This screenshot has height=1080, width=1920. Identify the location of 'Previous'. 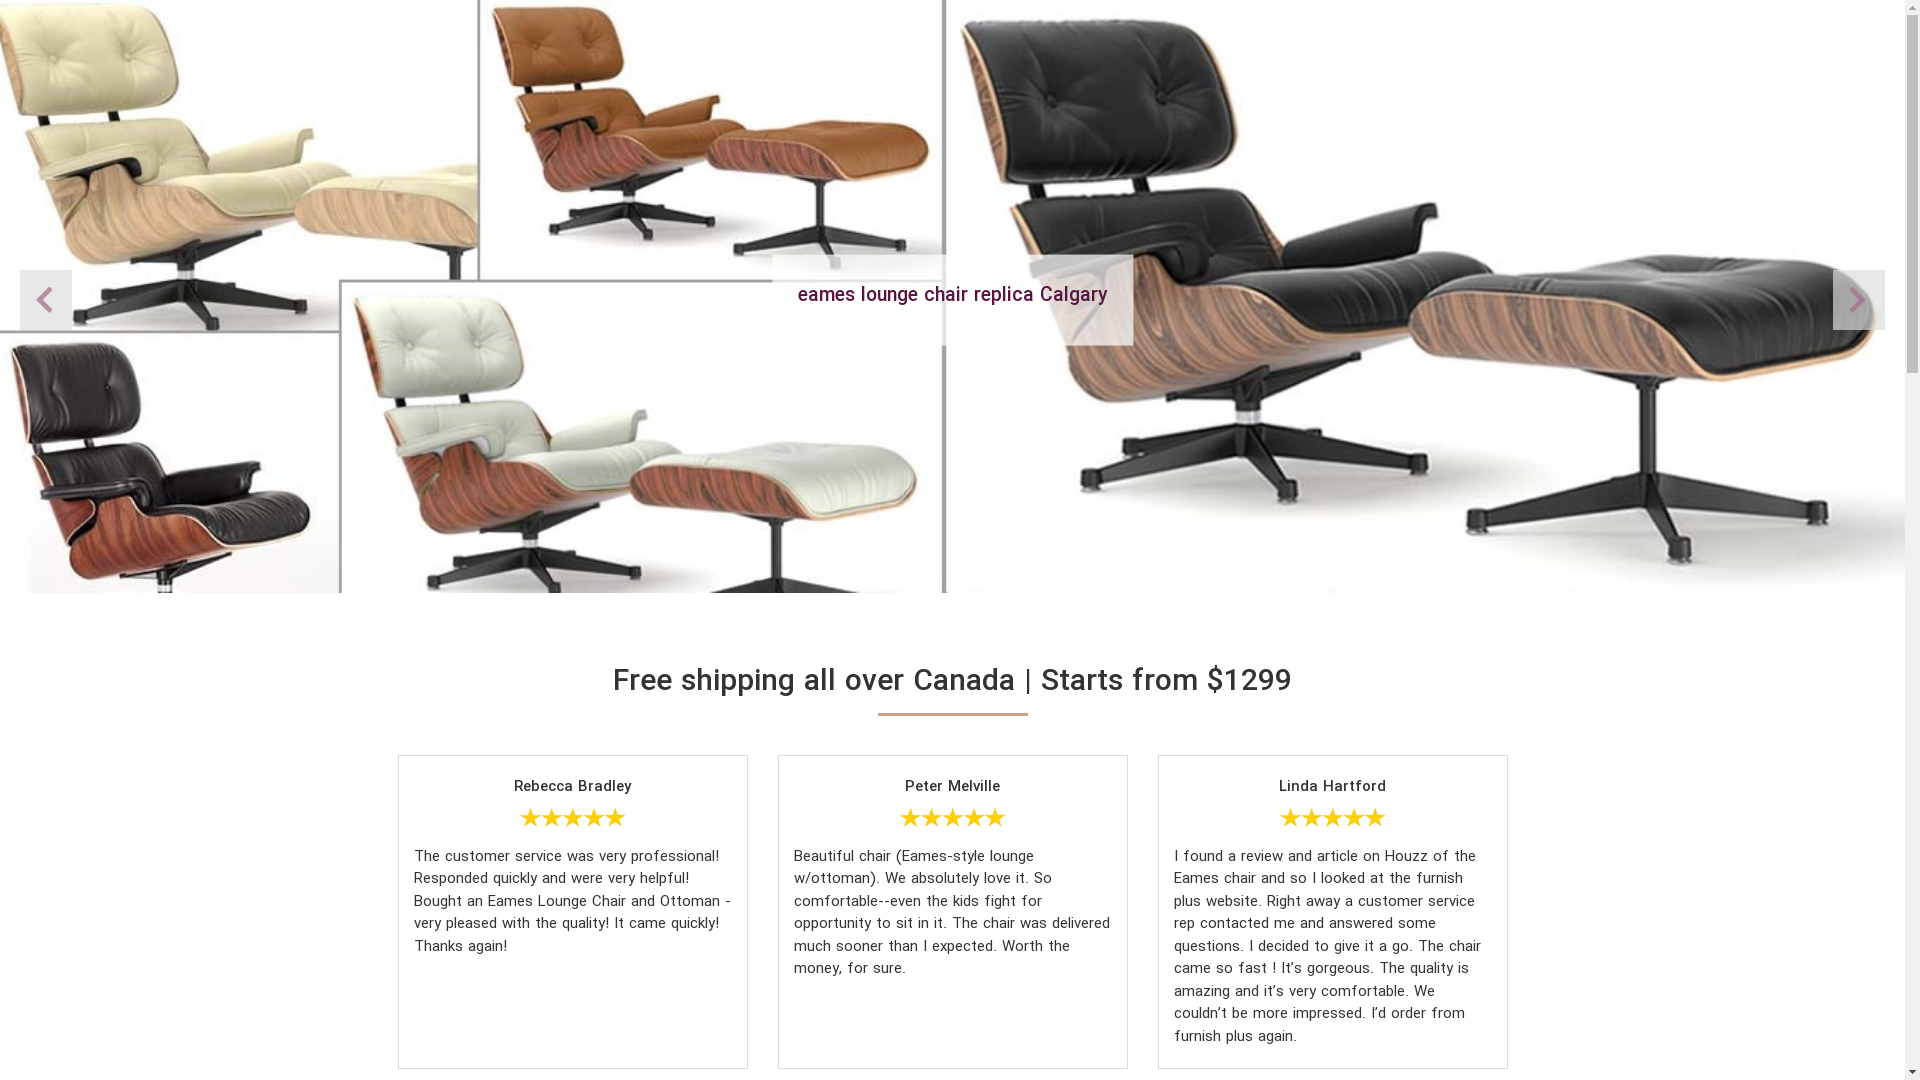
(1857, 300).